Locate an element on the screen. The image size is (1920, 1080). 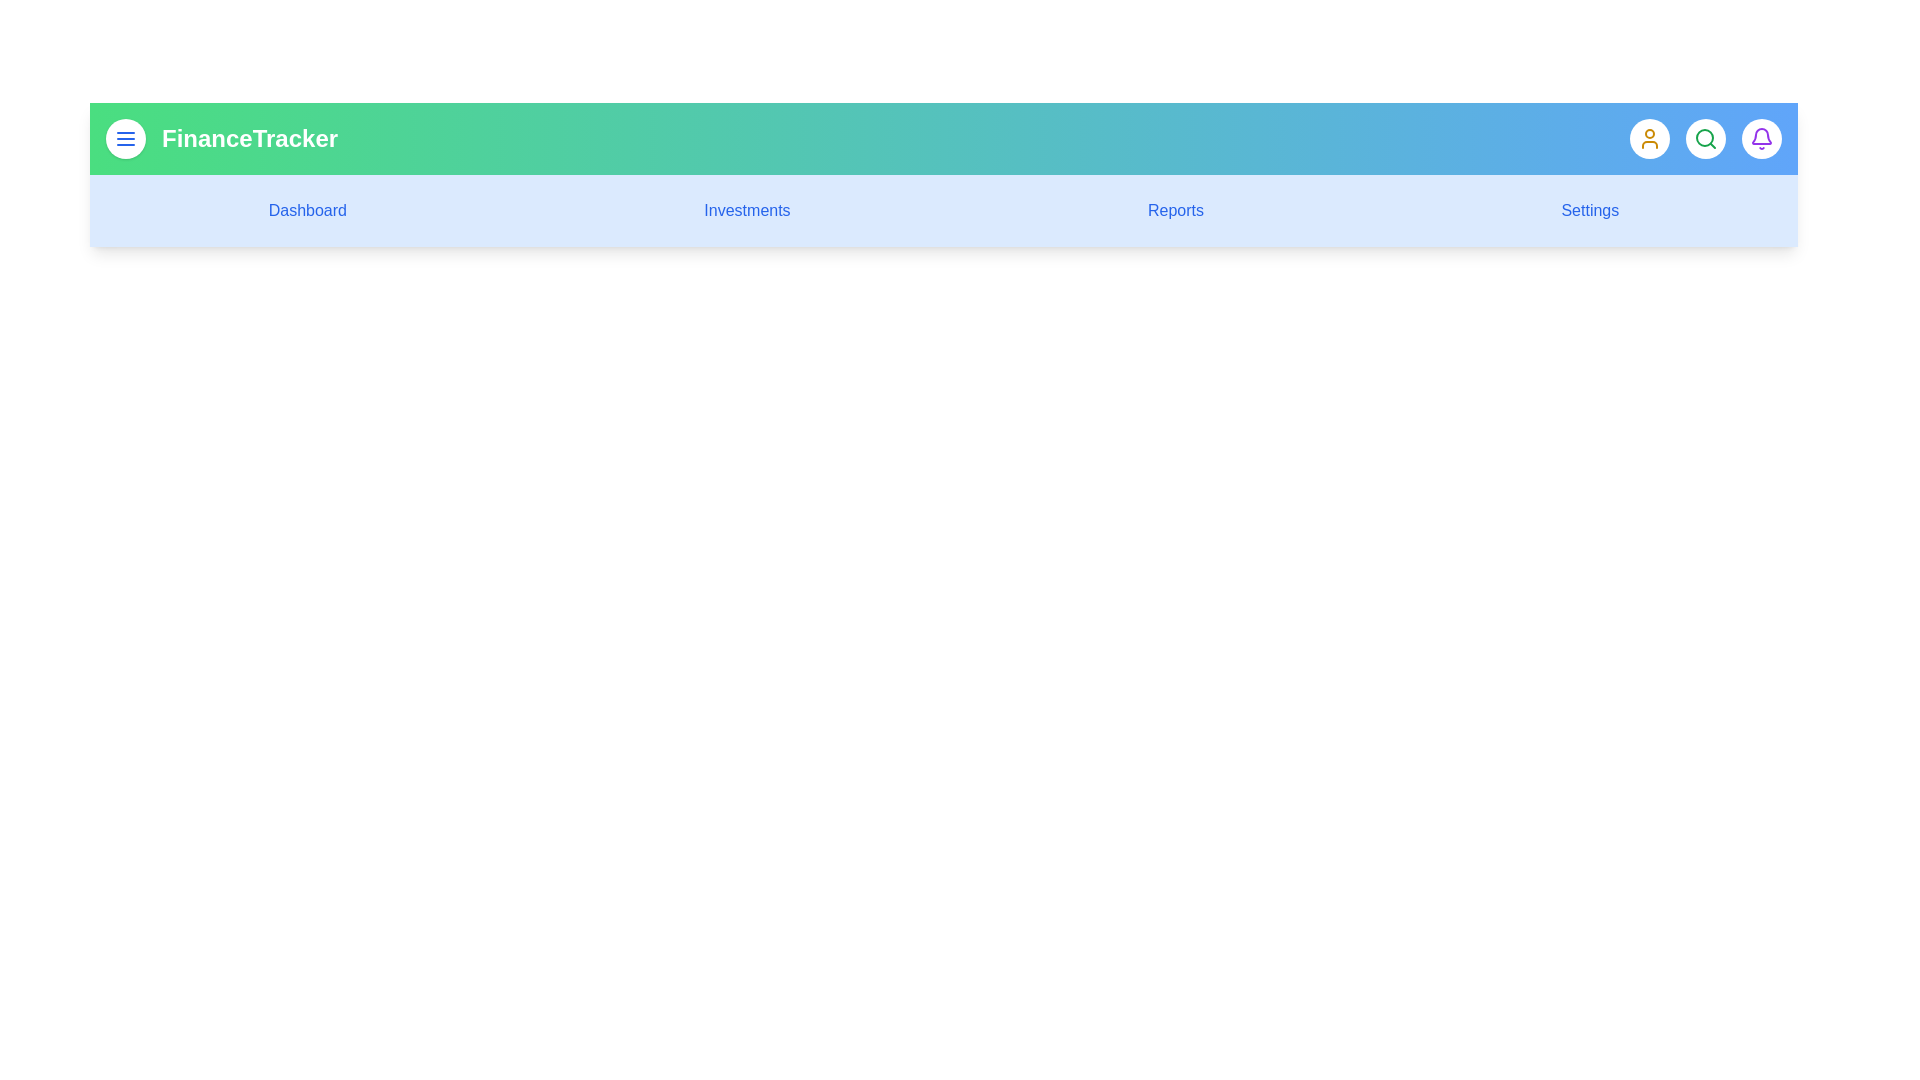
the menu link corresponding to Reports to navigate to that section is located at coordinates (1176, 211).